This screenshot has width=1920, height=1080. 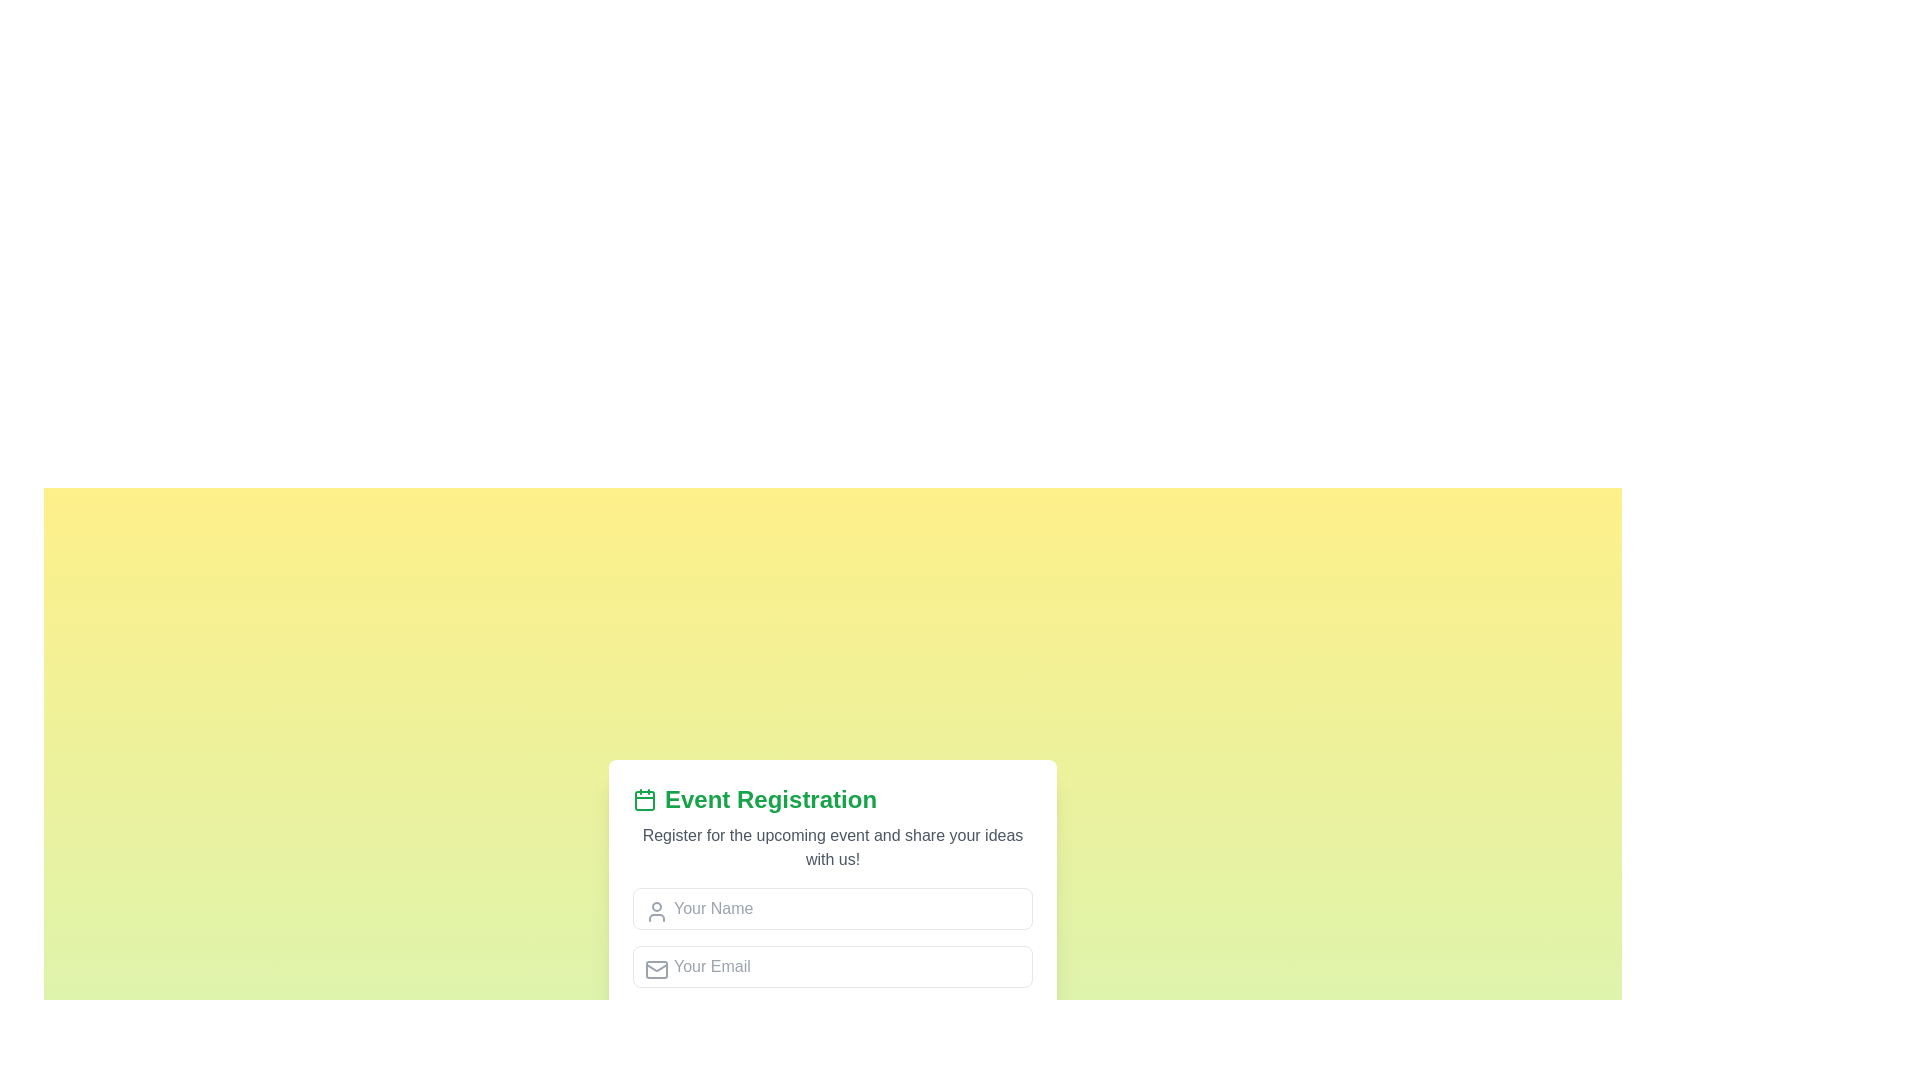 What do you see at coordinates (833, 847) in the screenshot?
I see `the static text label providing context for event registration, positioned below the 'Event Registration' heading and above the input fields for 'Your Name' and 'Your Email'` at bounding box center [833, 847].